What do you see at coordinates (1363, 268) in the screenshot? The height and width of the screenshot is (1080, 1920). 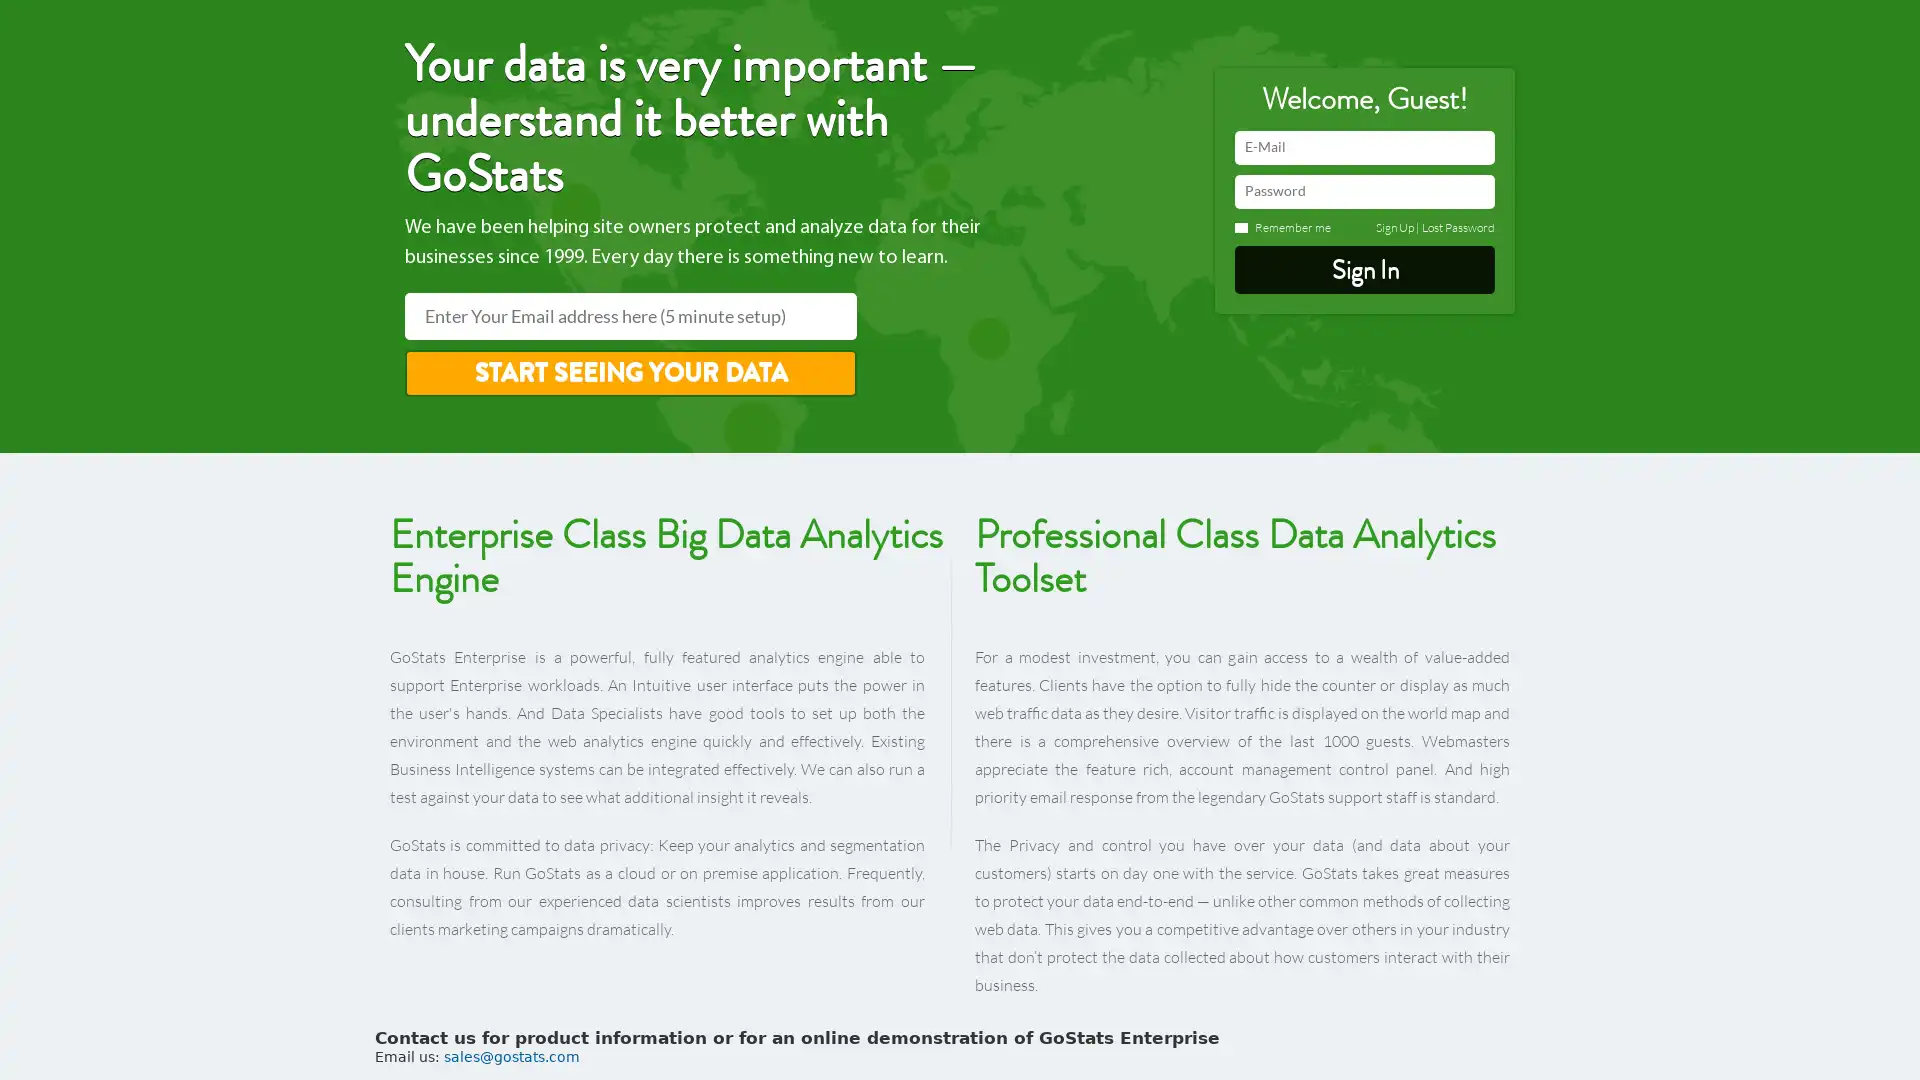 I see `Sign In` at bounding box center [1363, 268].